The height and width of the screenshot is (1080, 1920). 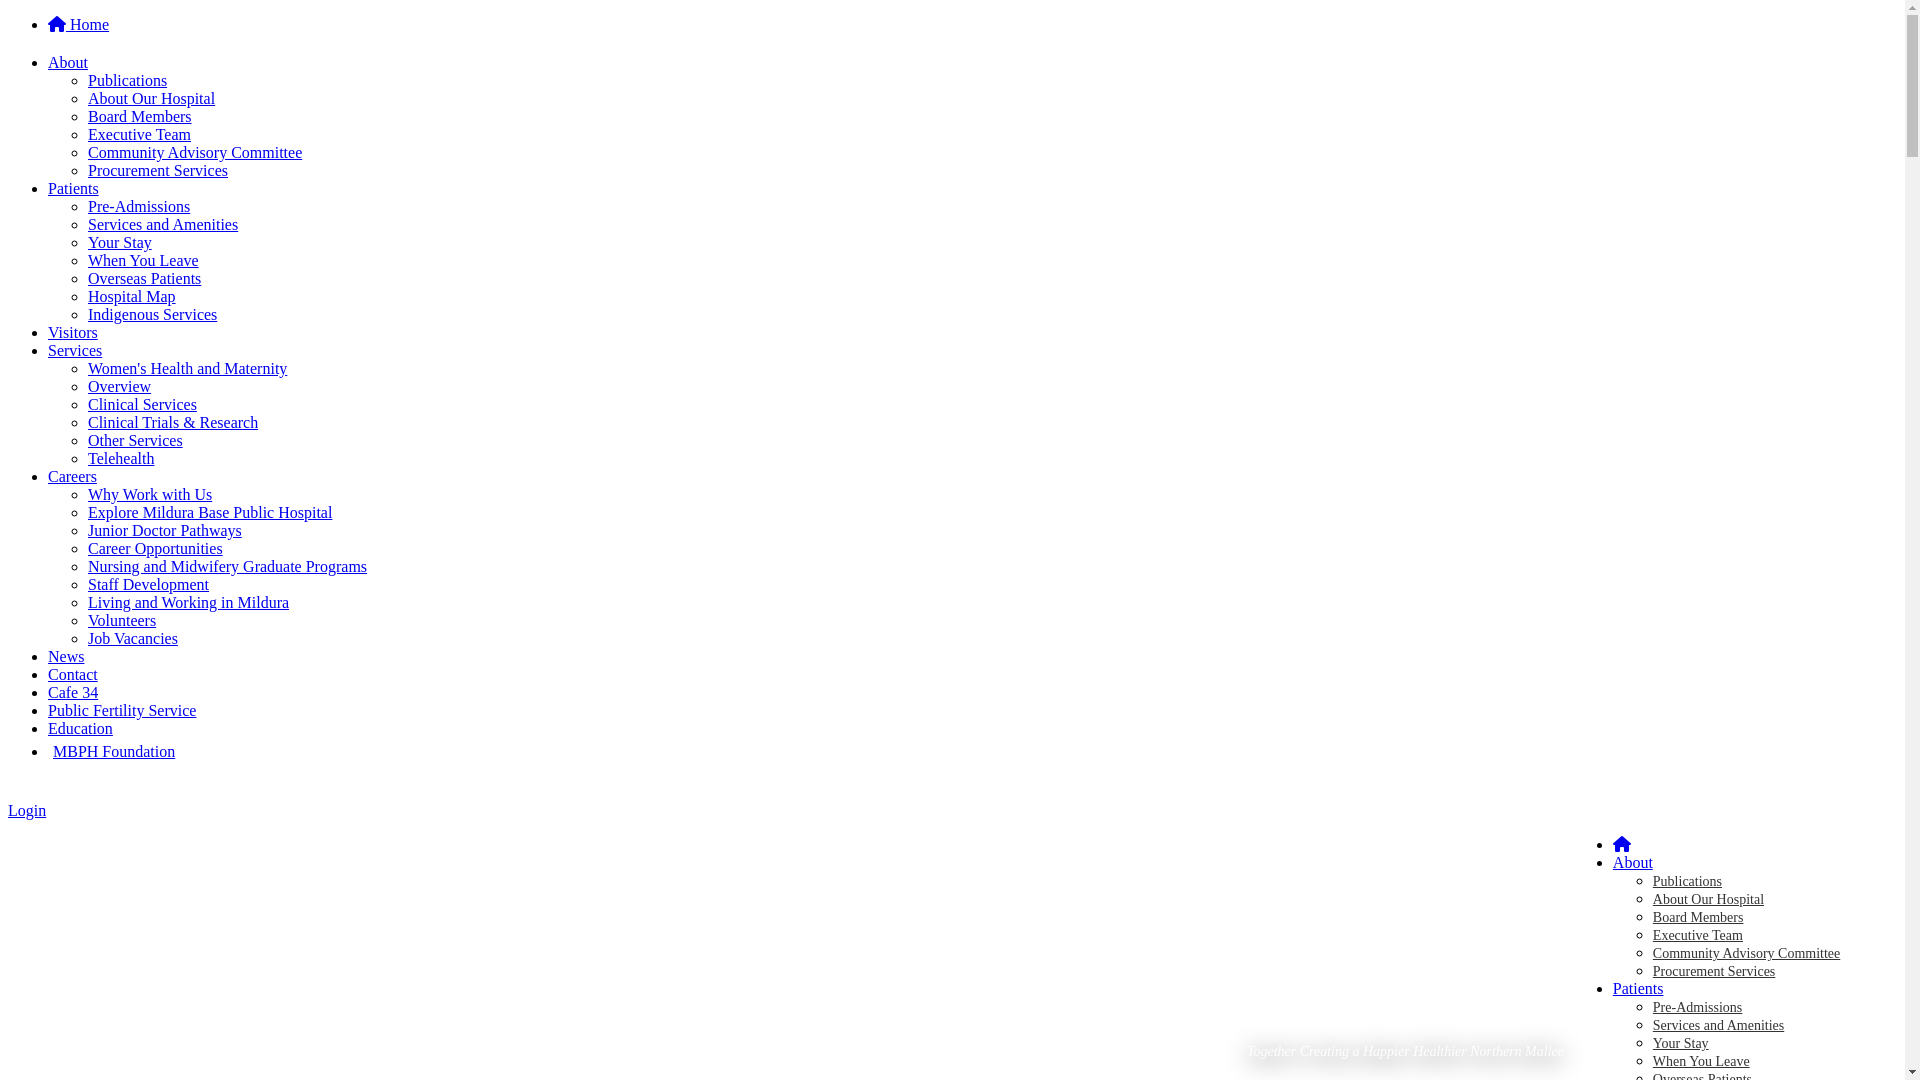 I want to click on 'Job Vacancies', so click(x=86, y=638).